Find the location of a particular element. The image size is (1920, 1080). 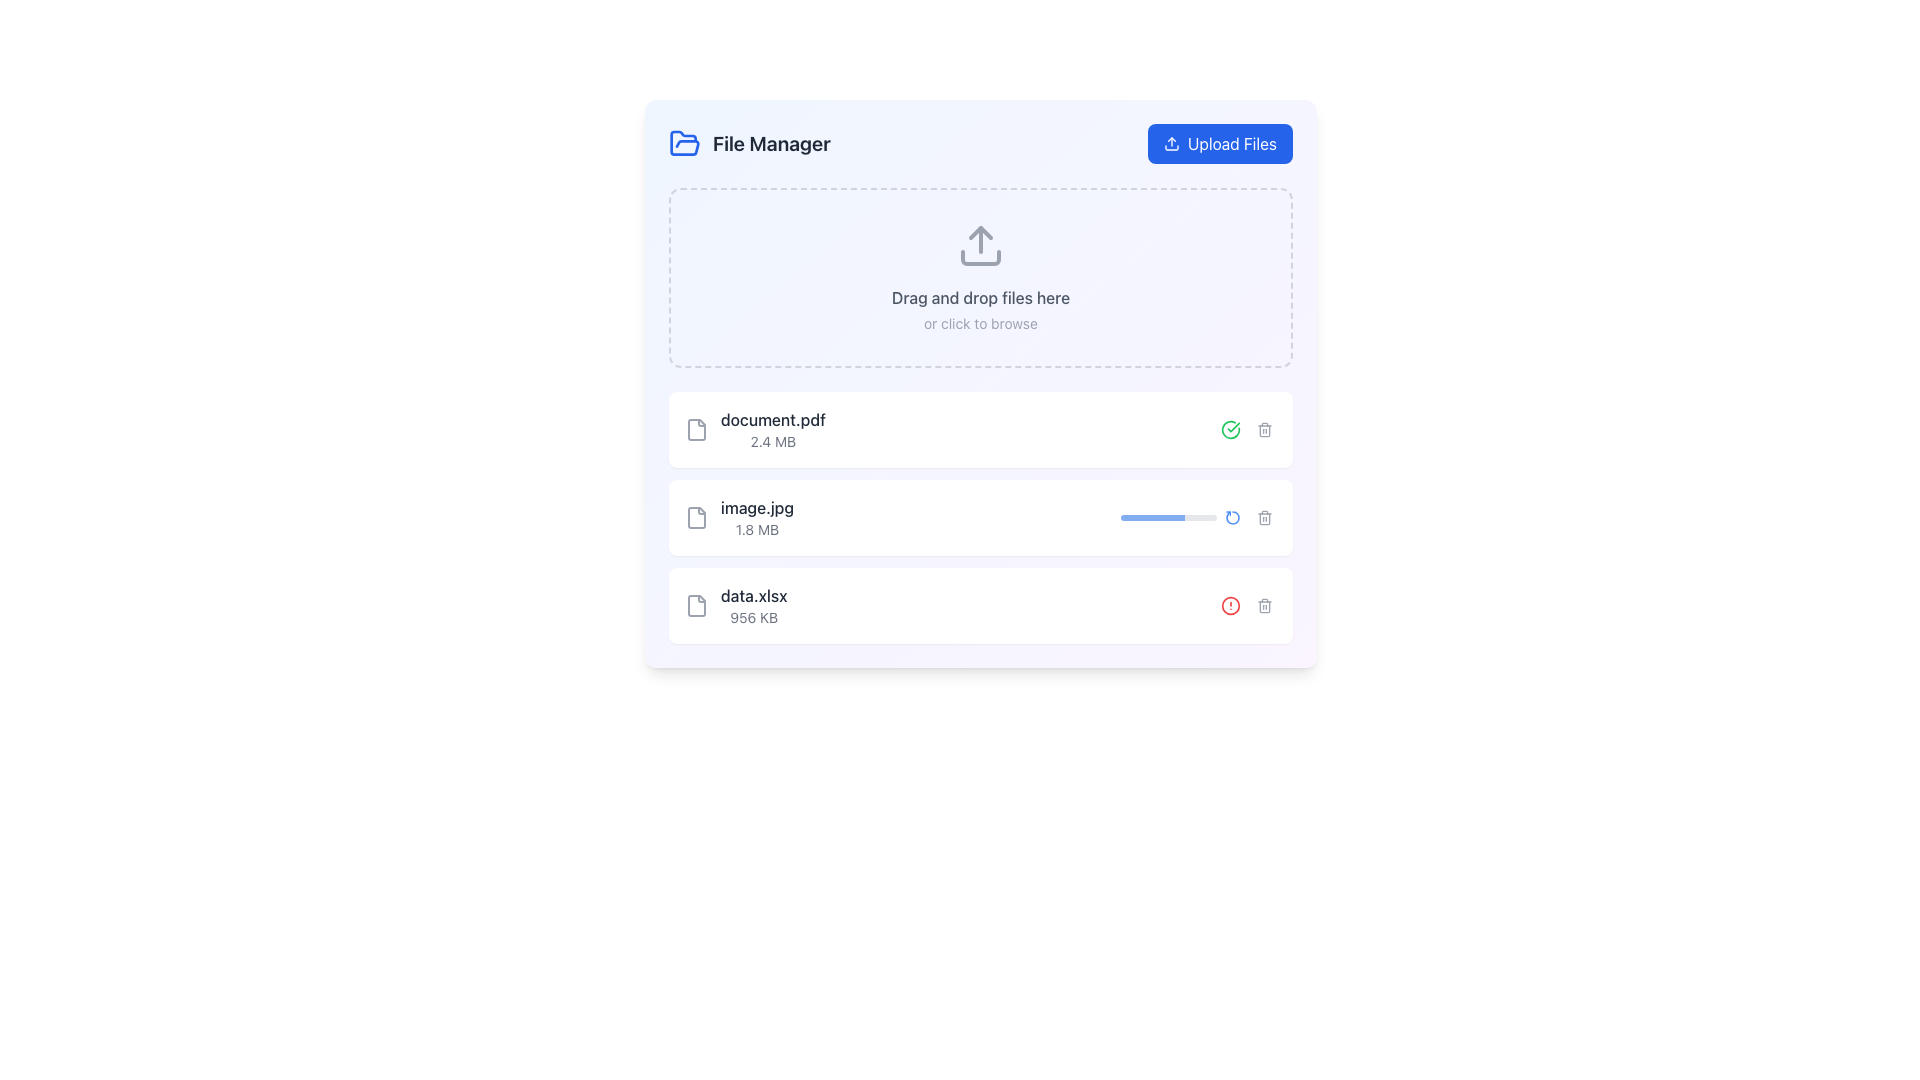

the textual display of file metadata located at the bottom row of the file manager interface is located at coordinates (735, 604).